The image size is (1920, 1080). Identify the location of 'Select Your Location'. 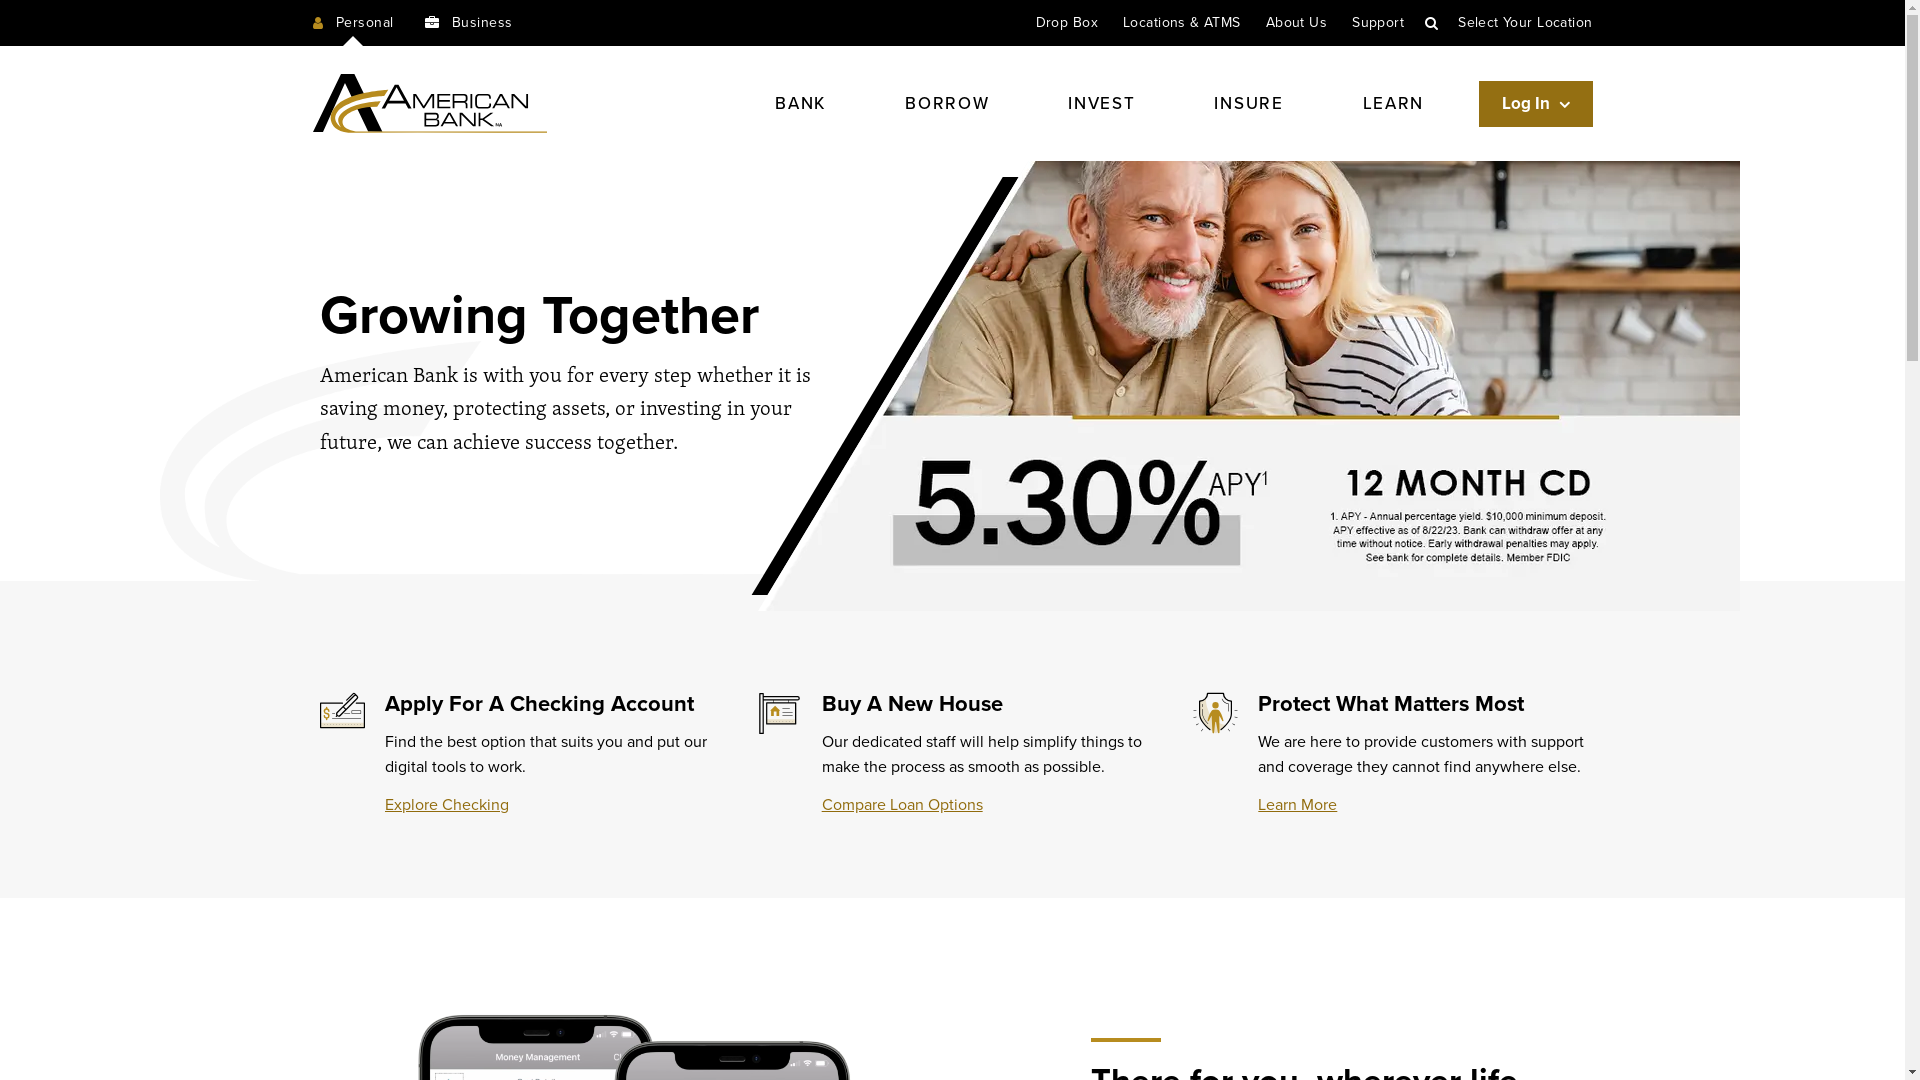
(1524, 22).